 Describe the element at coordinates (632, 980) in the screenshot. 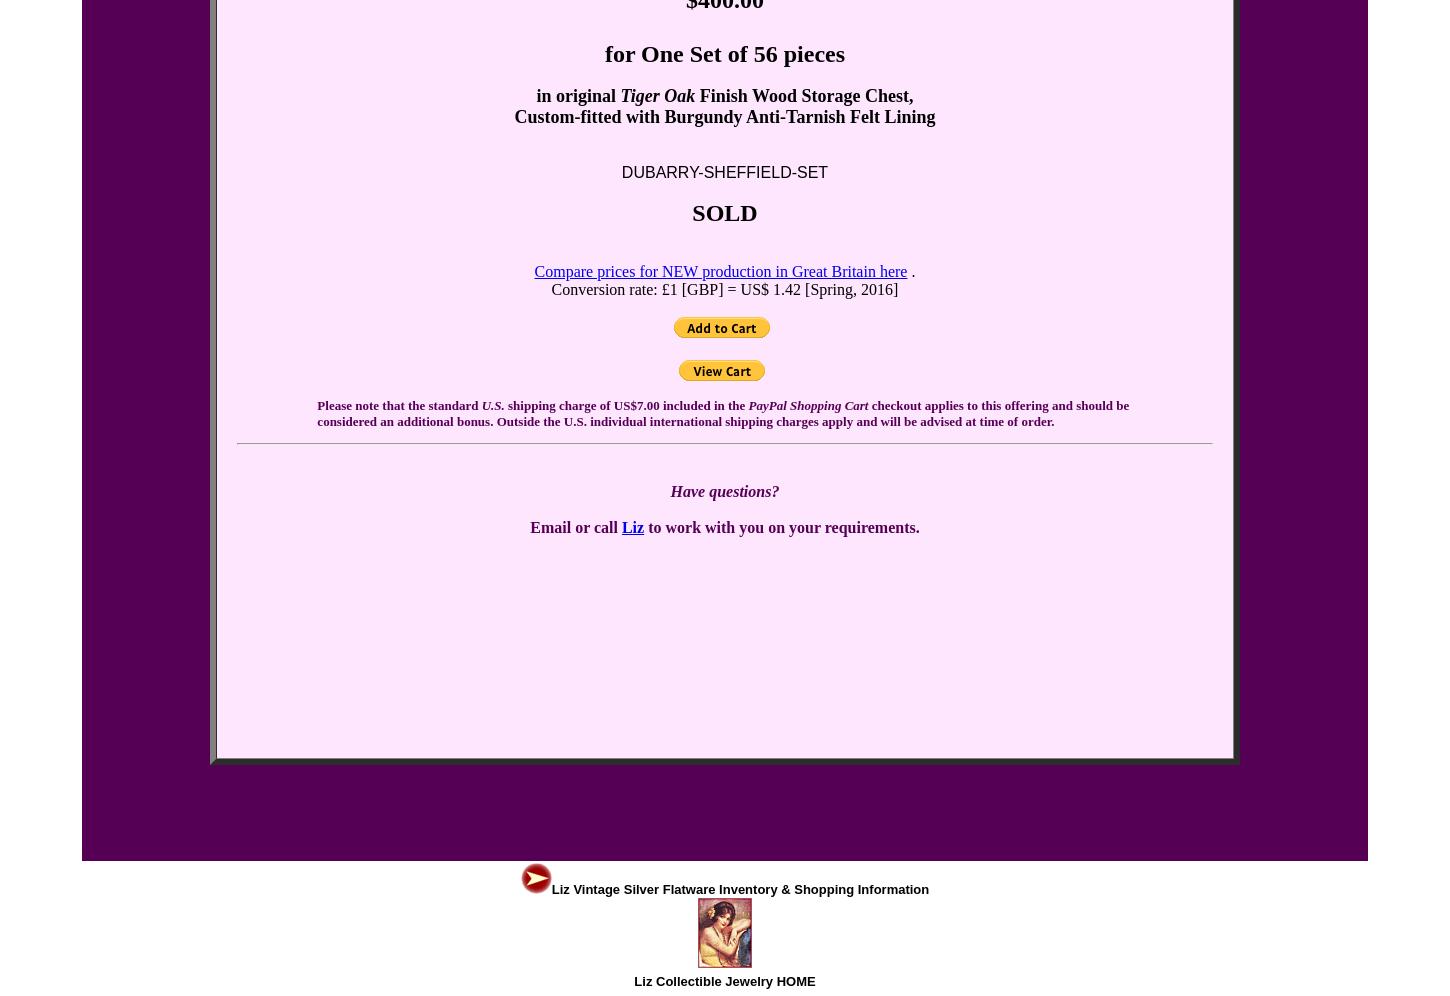

I see `'Liz Collectible Jewelry HOME'` at that location.